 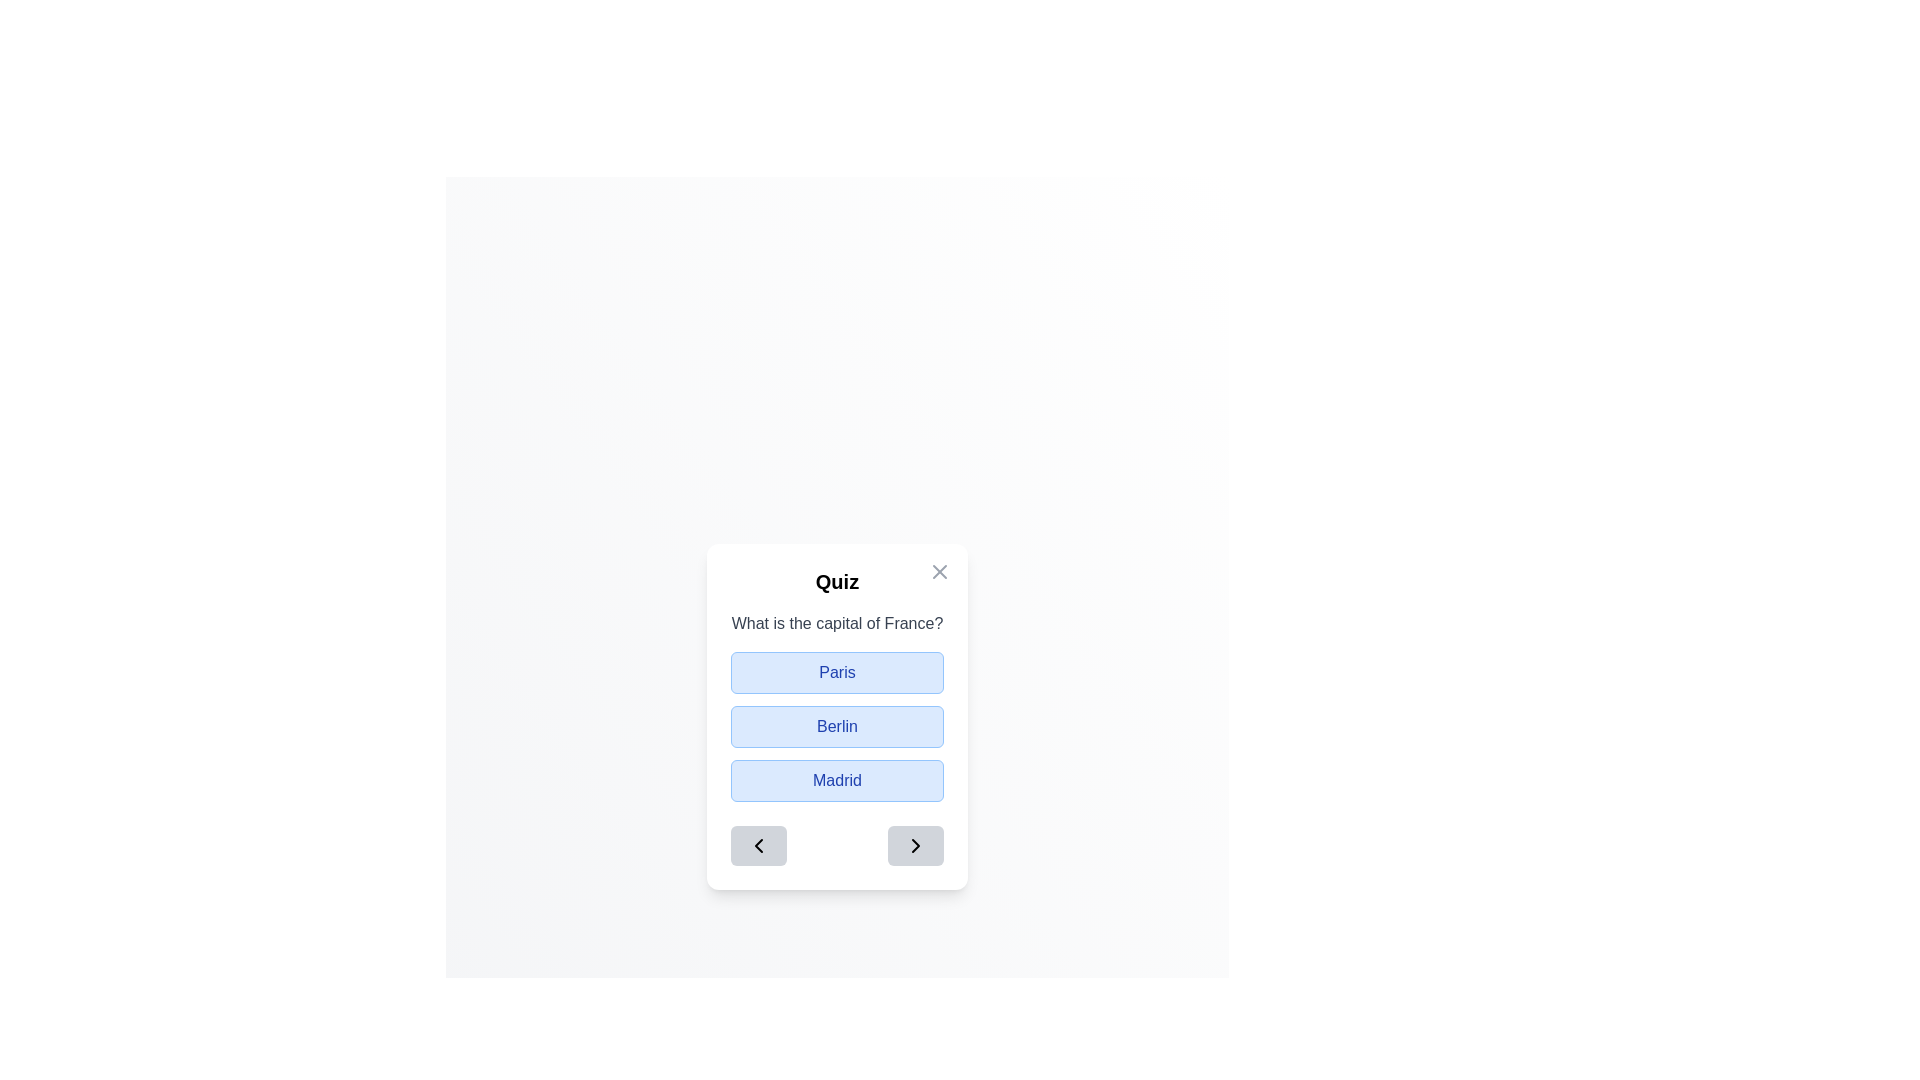 I want to click on the leftward-pointing chevron arrow icon embedded in the button, so click(x=757, y=845).